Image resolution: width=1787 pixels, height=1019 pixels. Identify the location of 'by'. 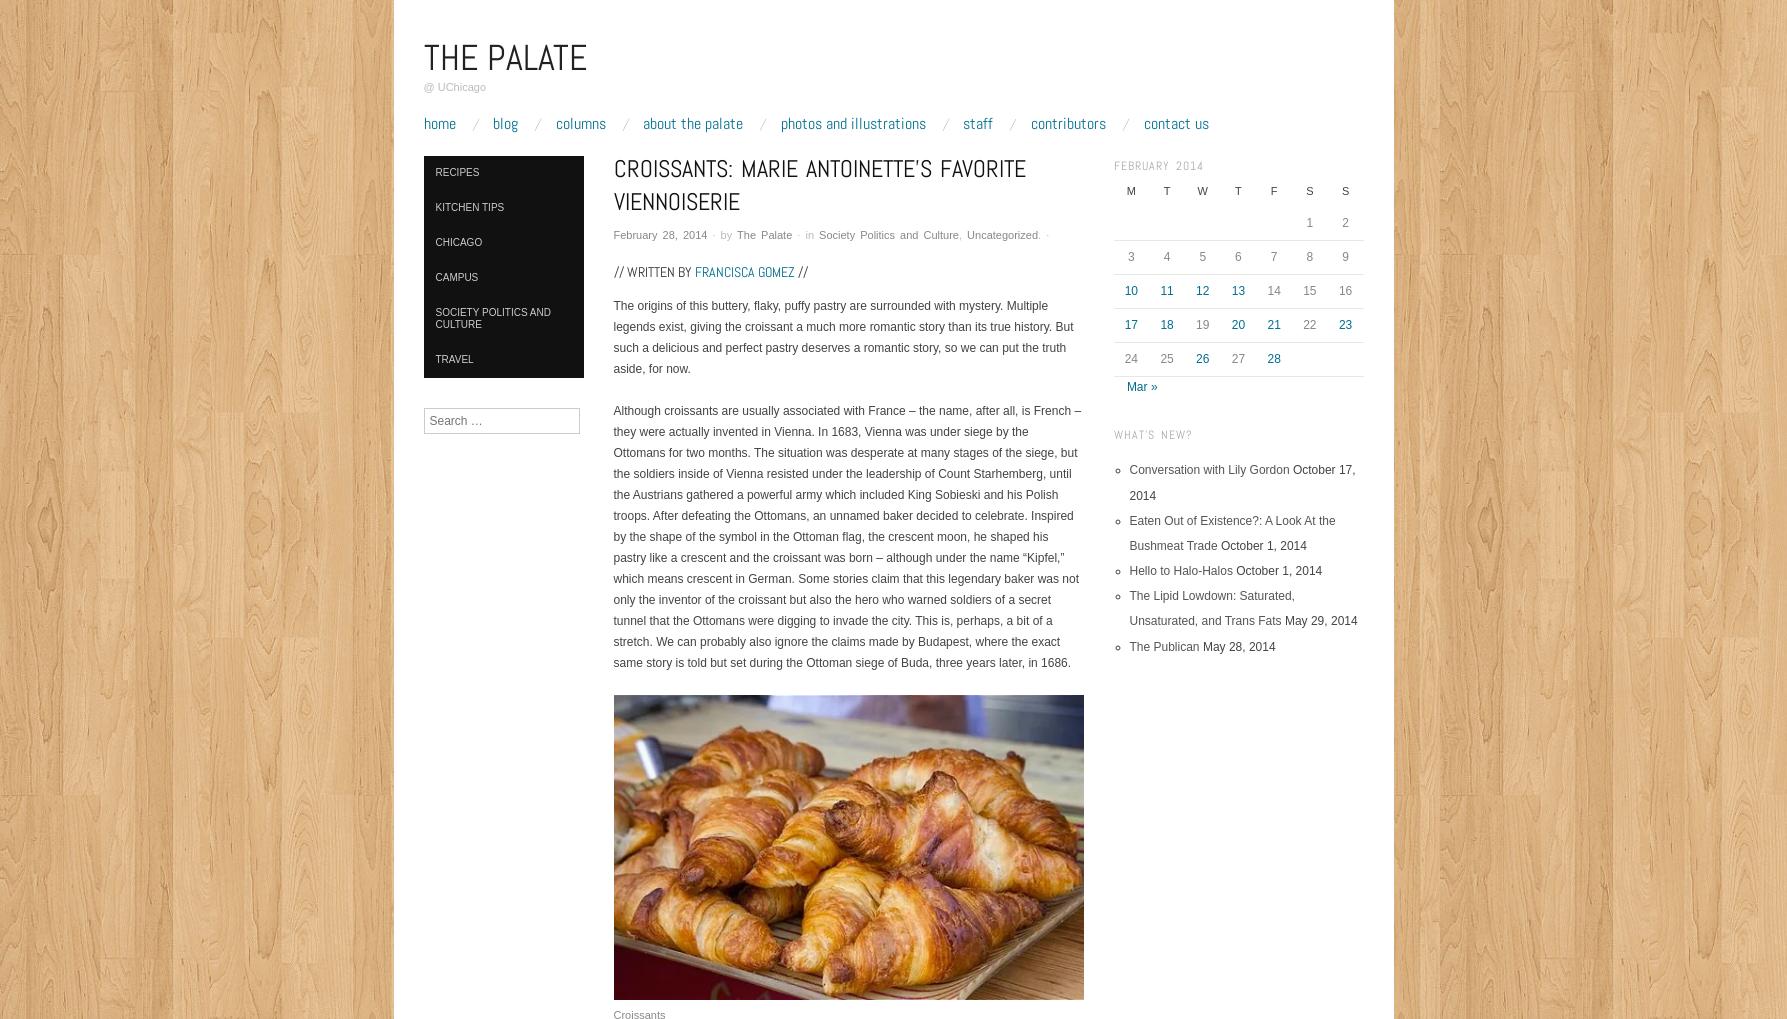
(728, 233).